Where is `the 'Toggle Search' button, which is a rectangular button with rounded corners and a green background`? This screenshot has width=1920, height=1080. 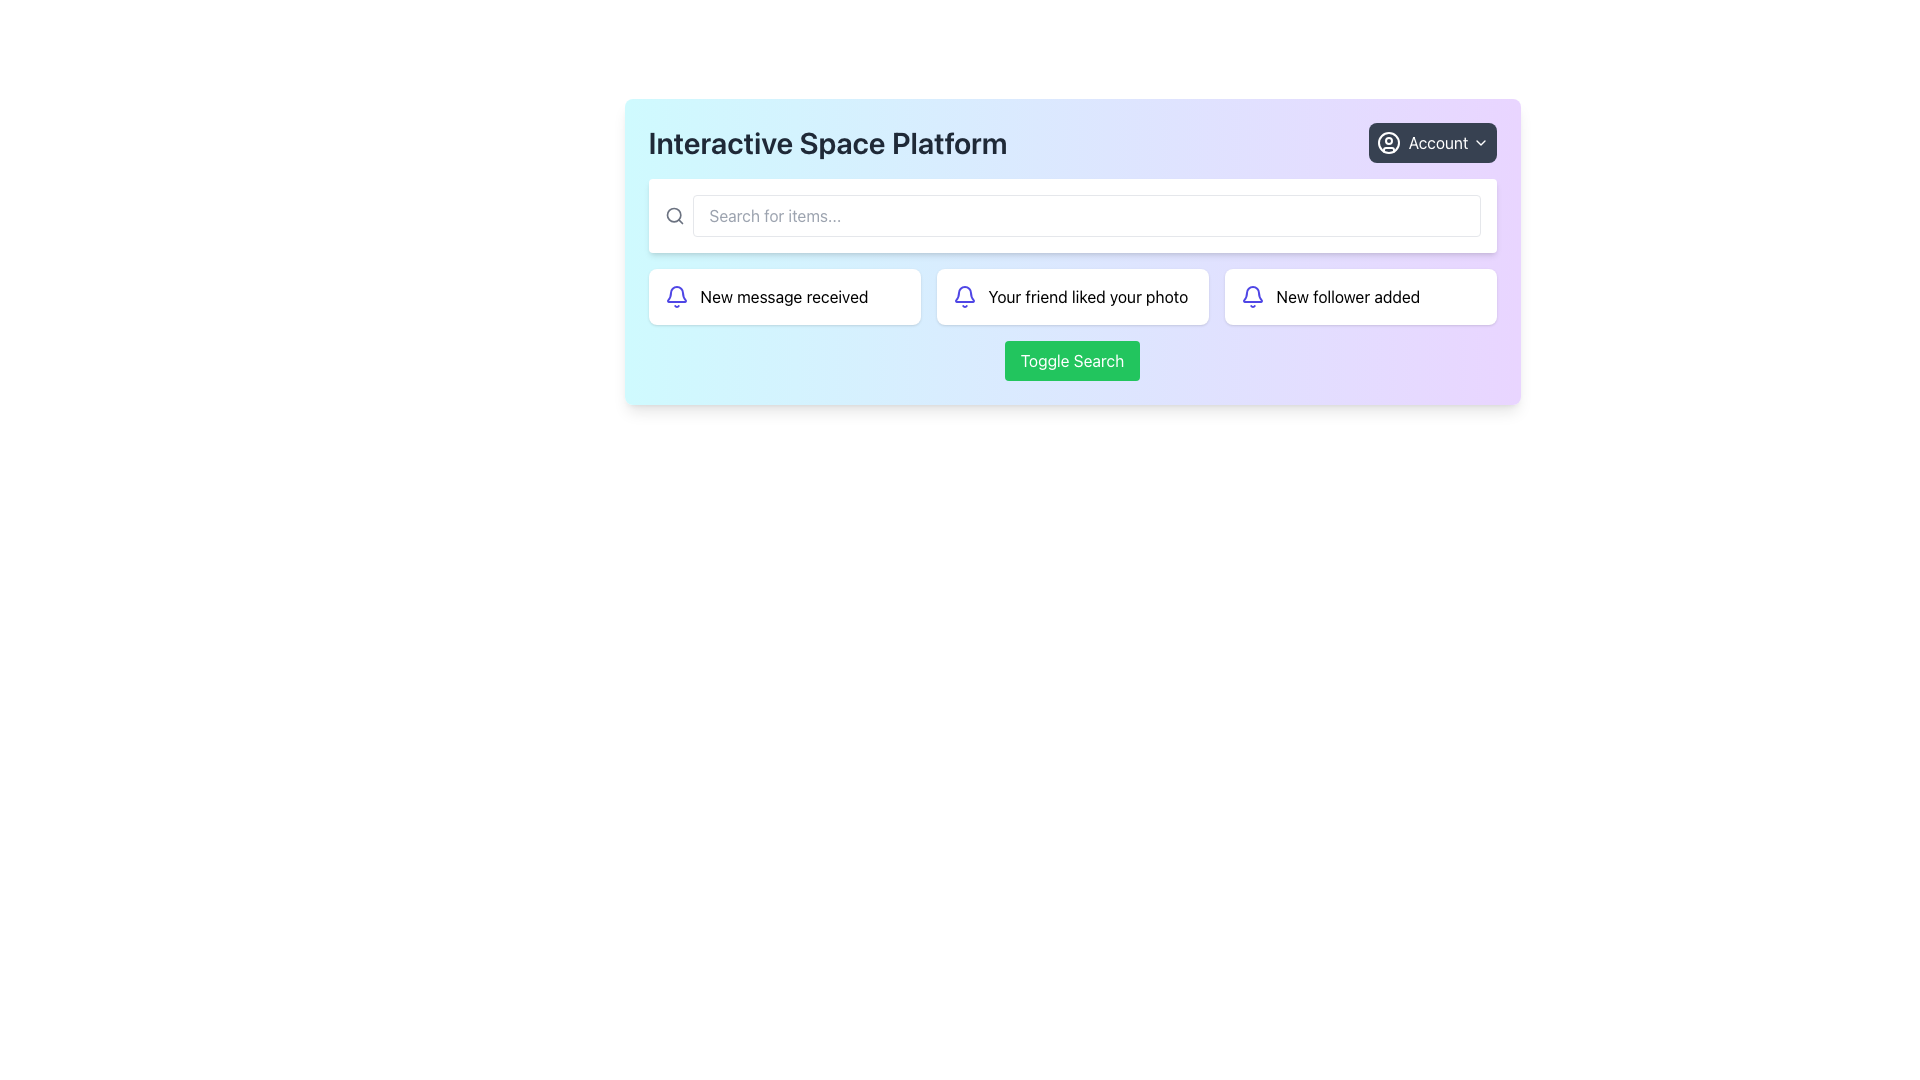
the 'Toggle Search' button, which is a rectangular button with rounded corners and a green background is located at coordinates (1071, 361).